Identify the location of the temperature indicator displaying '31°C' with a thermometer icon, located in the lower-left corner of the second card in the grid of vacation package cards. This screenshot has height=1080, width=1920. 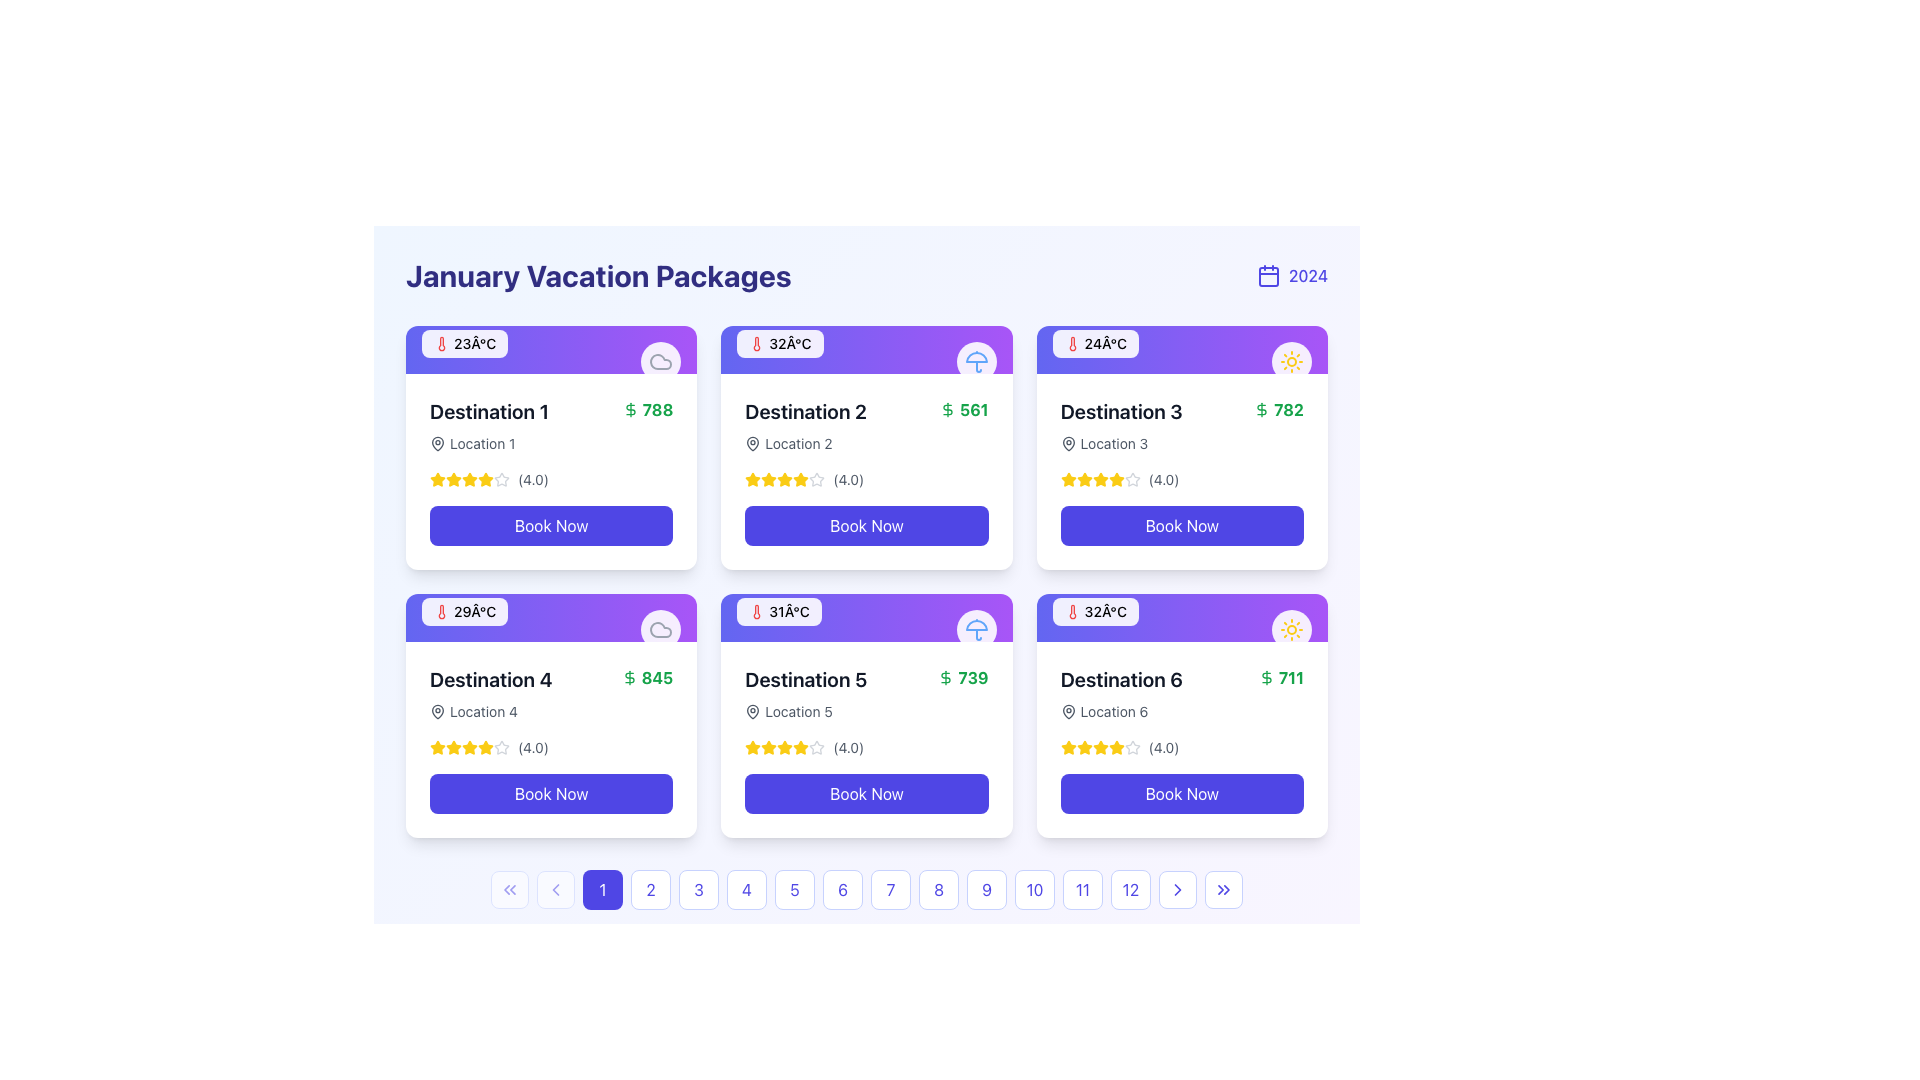
(778, 611).